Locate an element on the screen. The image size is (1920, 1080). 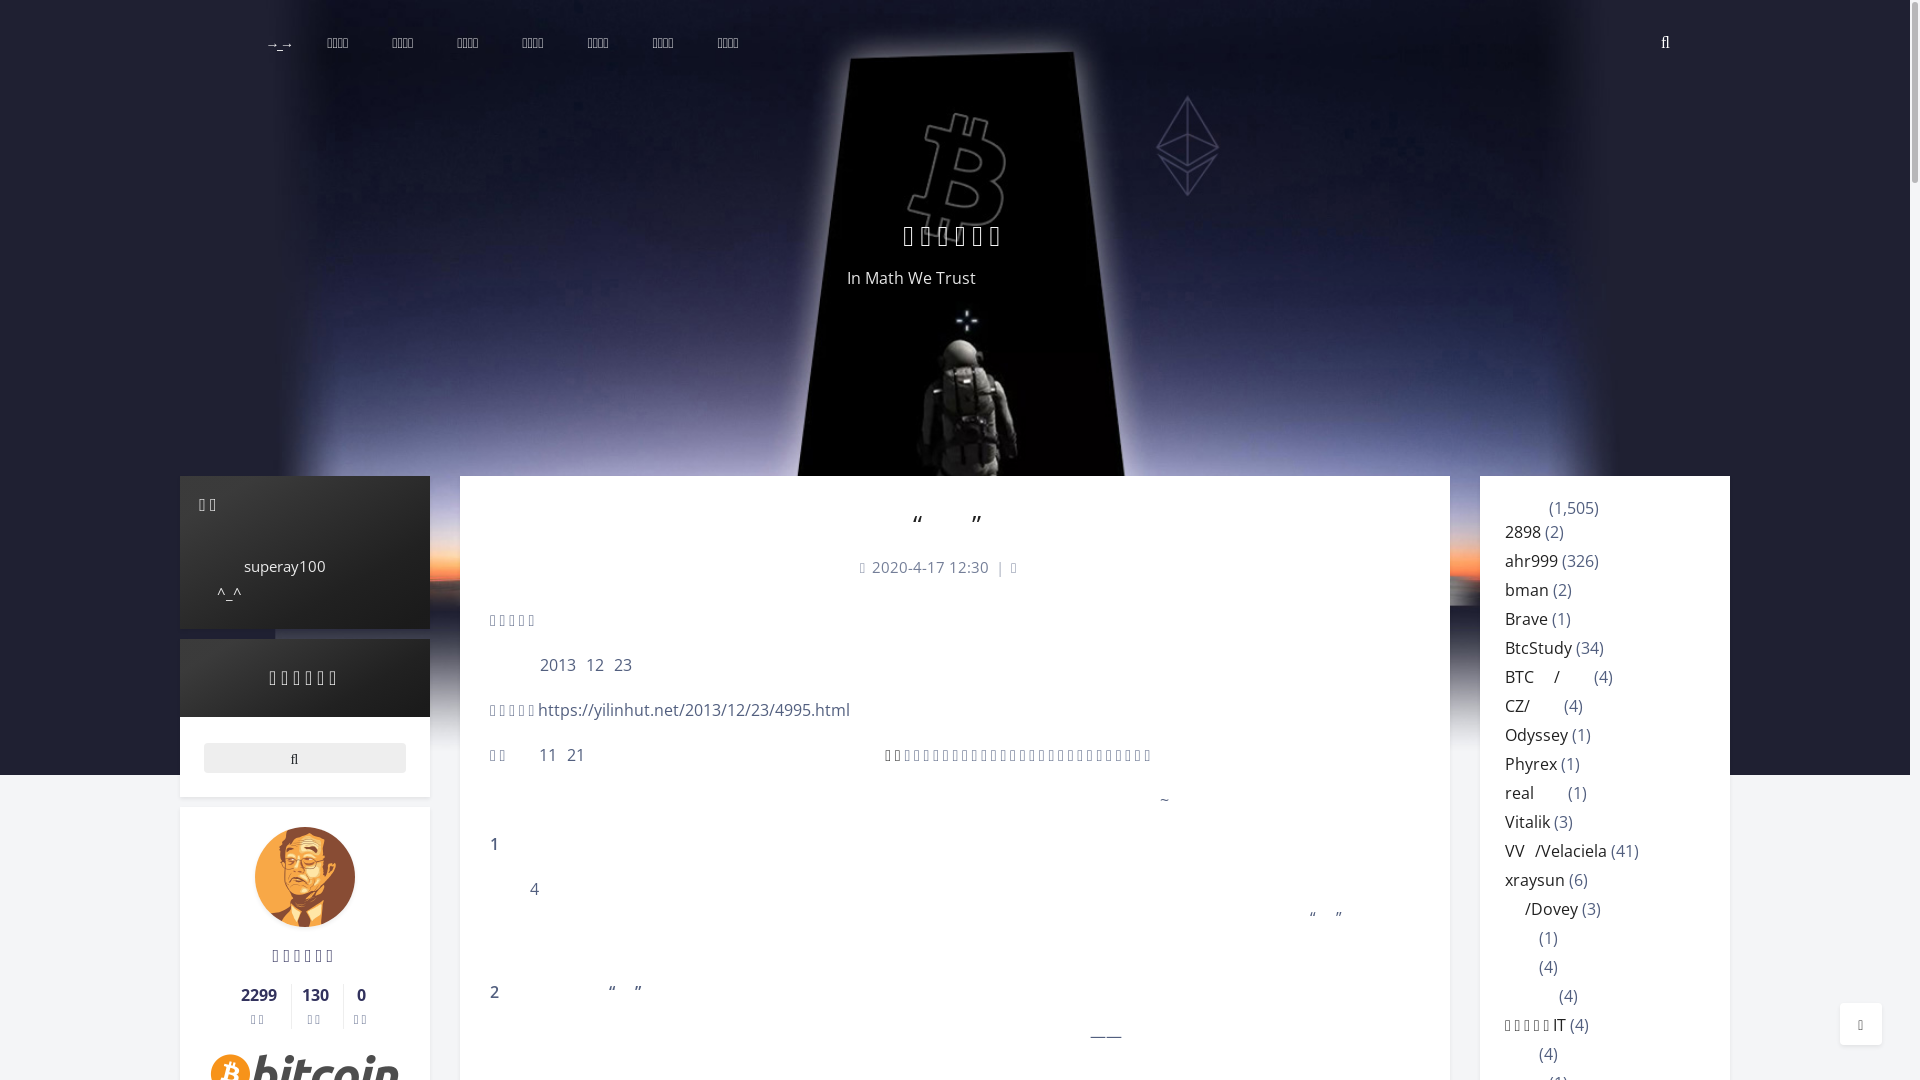
'2898' is located at coordinates (1521, 531).